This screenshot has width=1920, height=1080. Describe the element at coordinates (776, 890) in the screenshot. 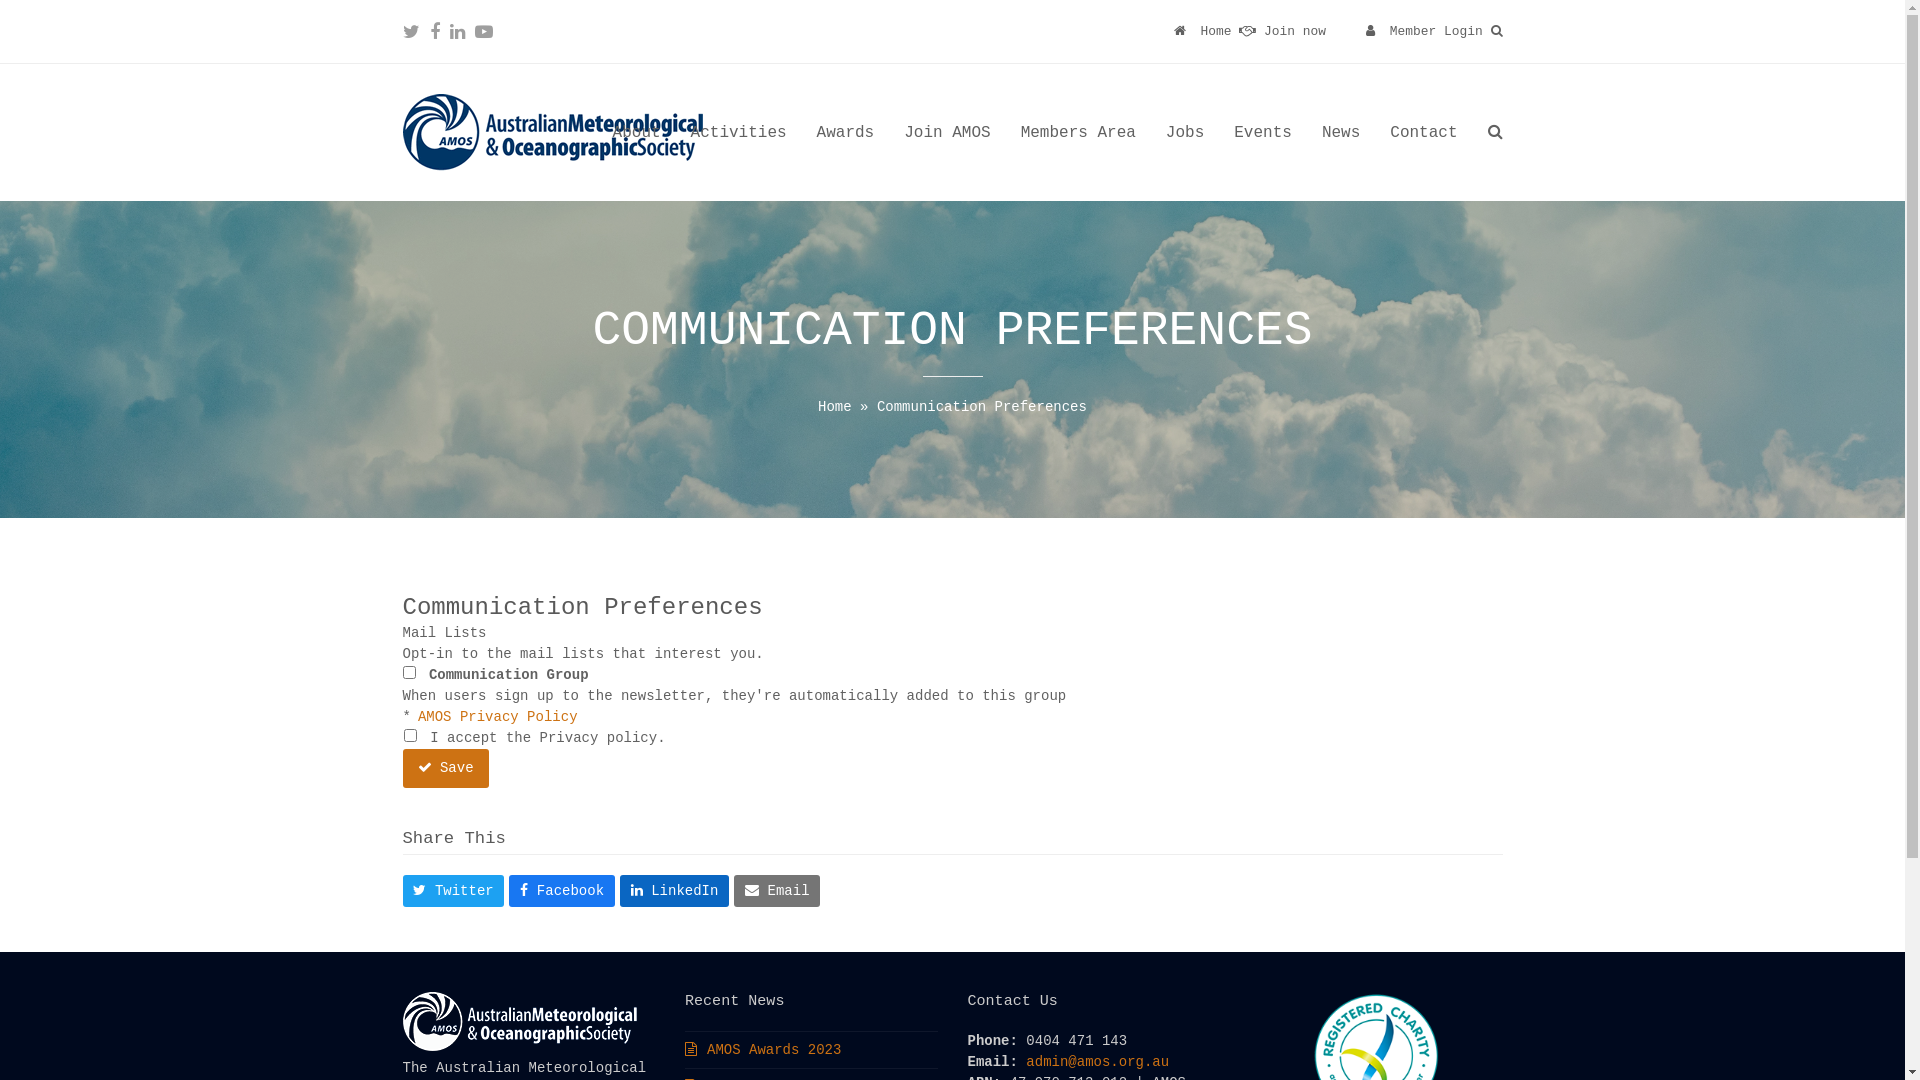

I see `'Email'` at that location.